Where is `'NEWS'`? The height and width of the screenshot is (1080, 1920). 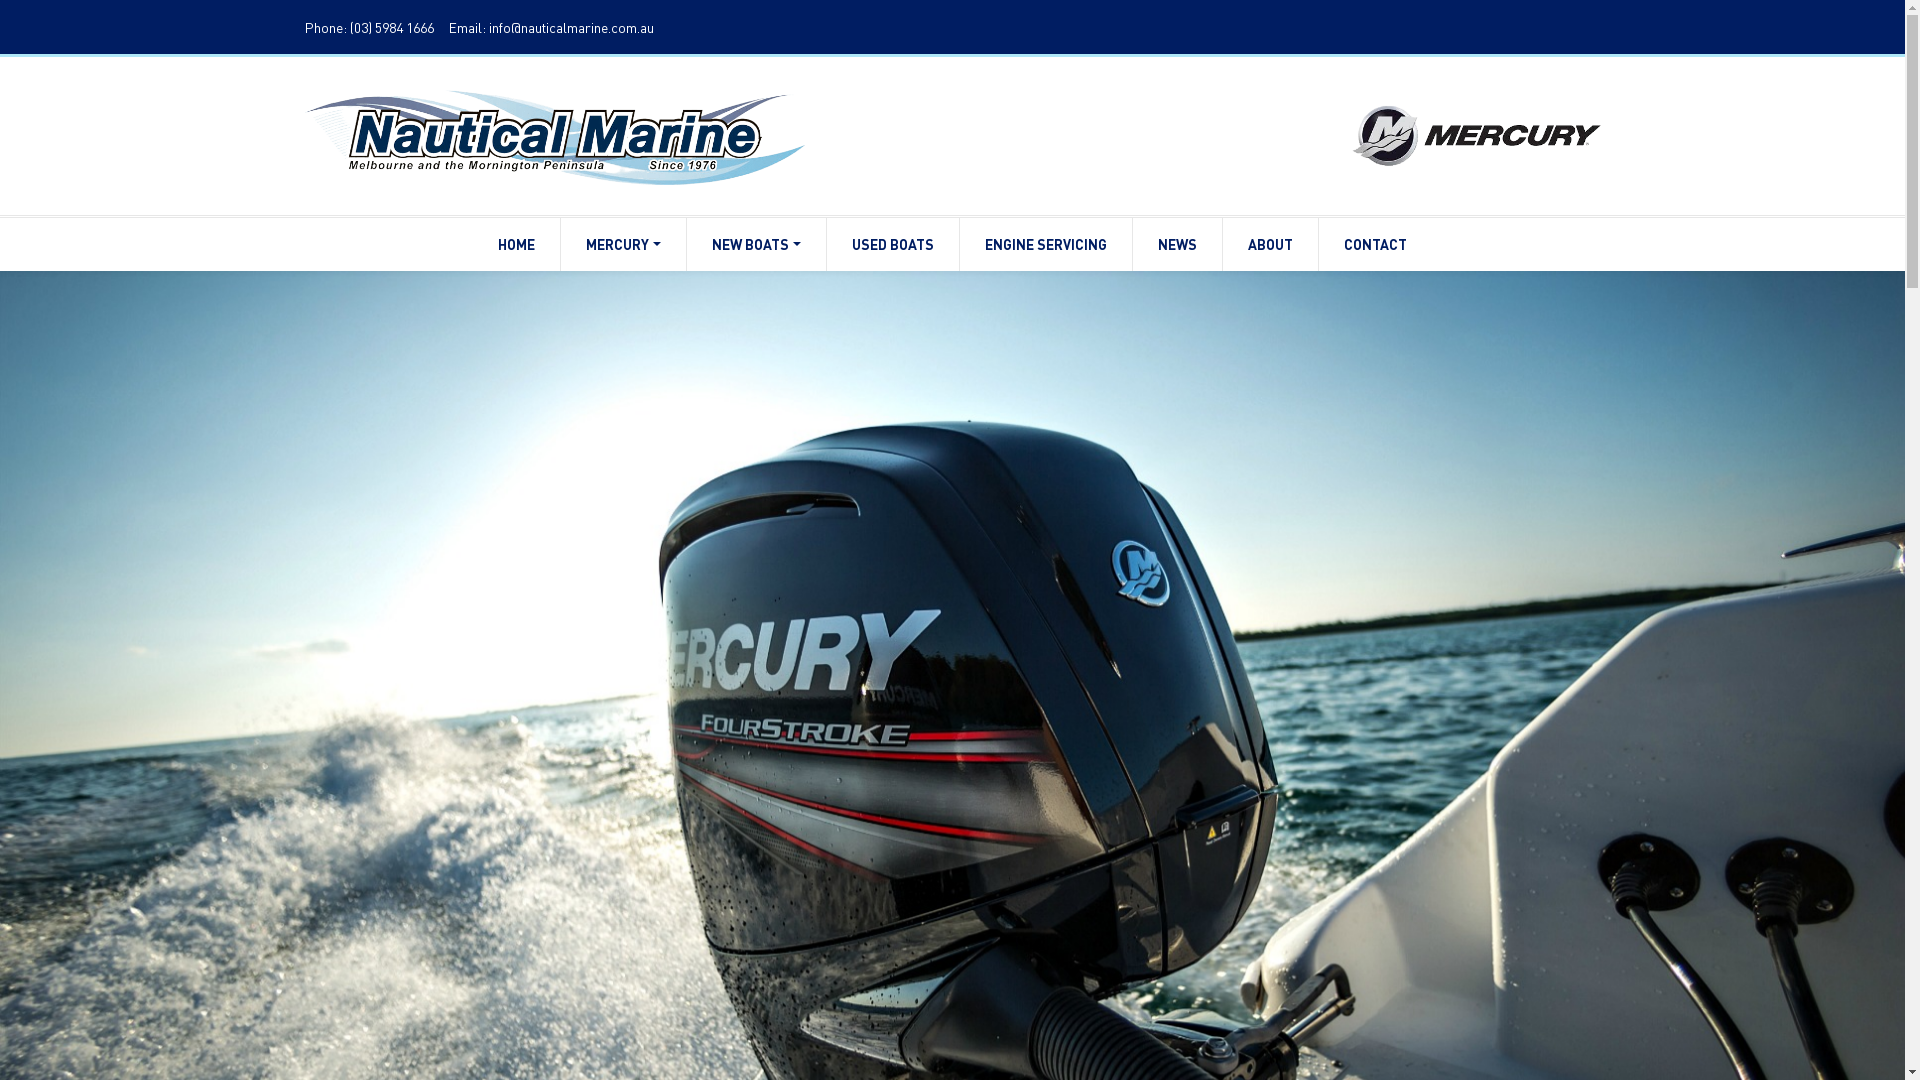
'NEWS' is located at coordinates (1177, 243).